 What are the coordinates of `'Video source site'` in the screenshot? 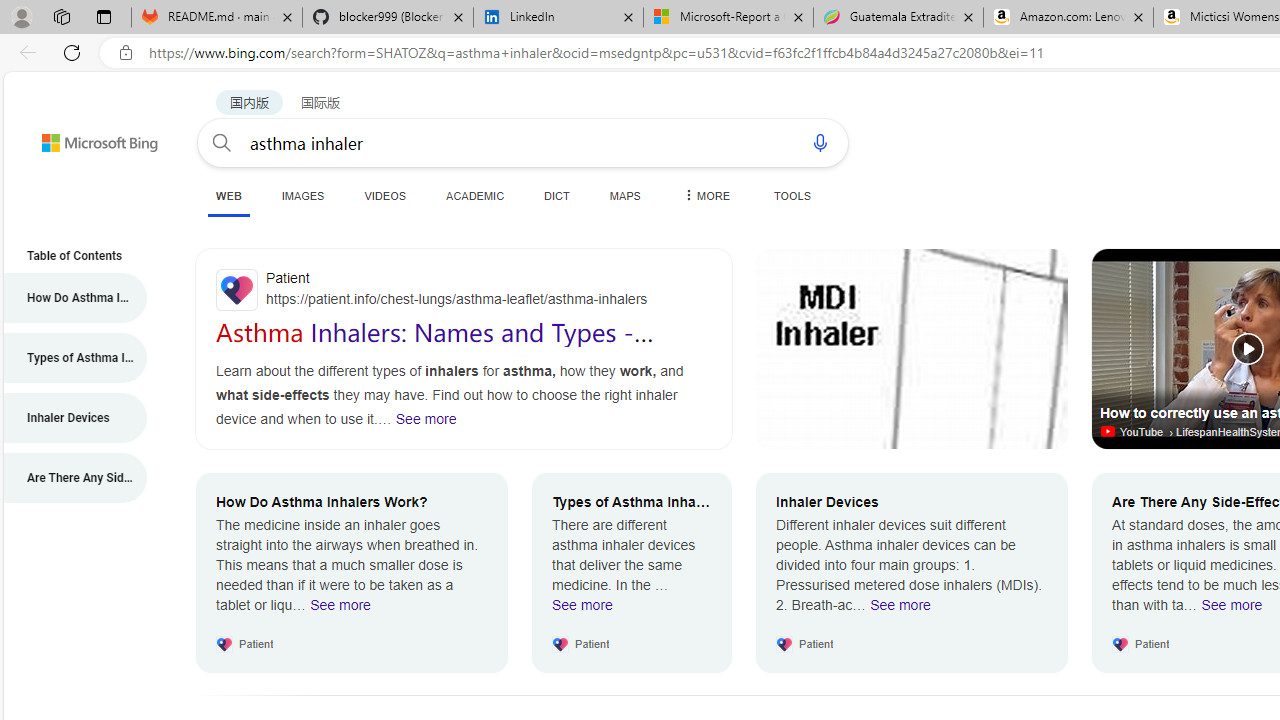 It's located at (1108, 431).